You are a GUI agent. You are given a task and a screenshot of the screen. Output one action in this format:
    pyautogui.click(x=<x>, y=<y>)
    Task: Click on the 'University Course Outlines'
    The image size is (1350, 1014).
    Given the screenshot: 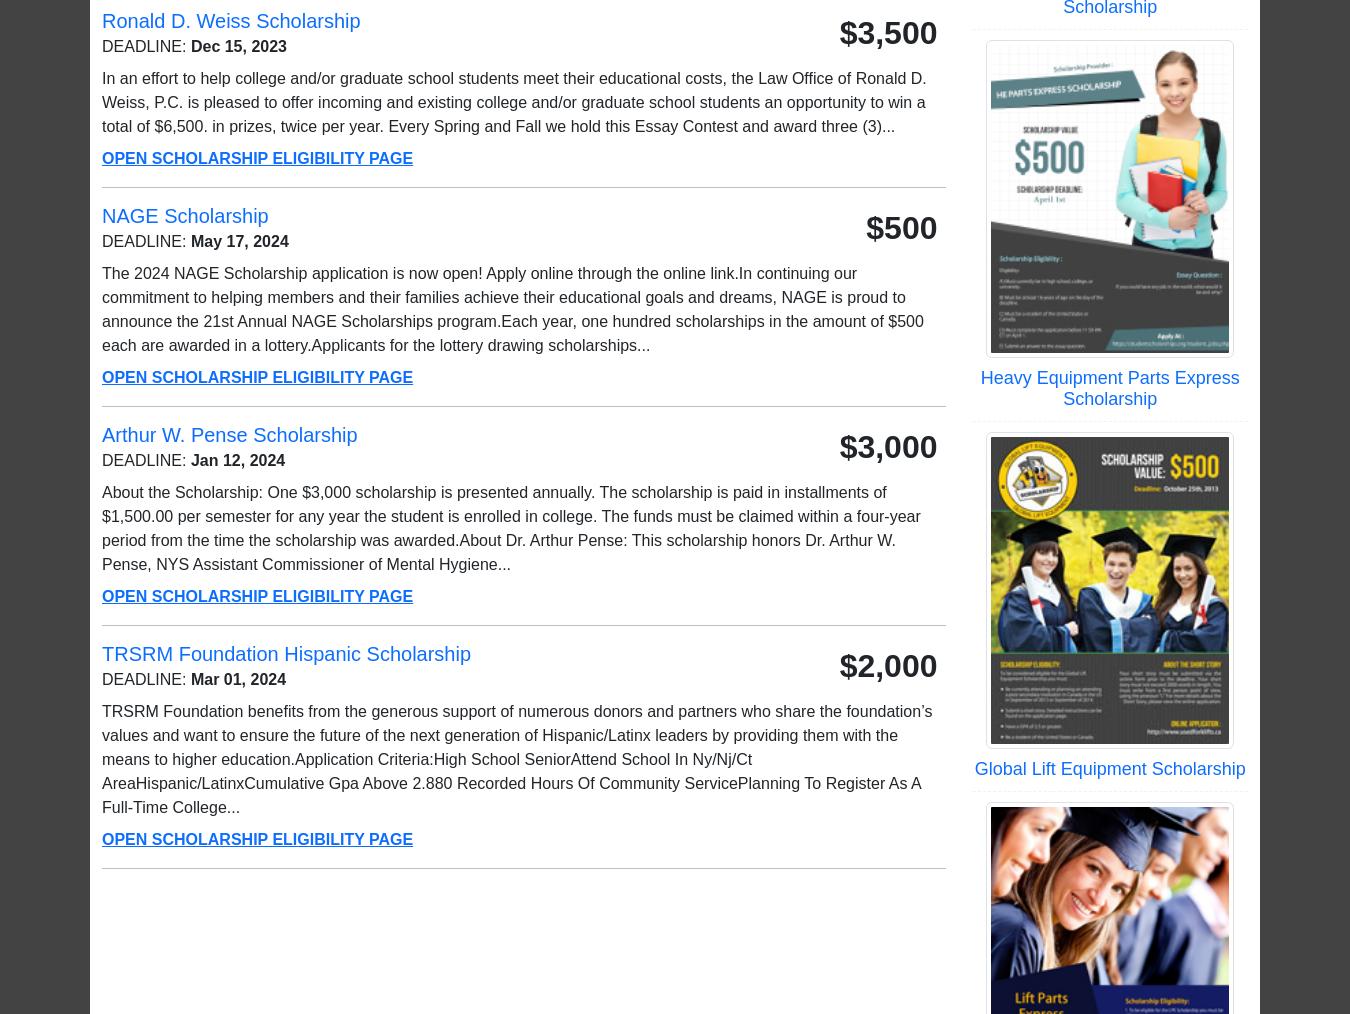 What is the action you would take?
    pyautogui.click(x=341, y=958)
    